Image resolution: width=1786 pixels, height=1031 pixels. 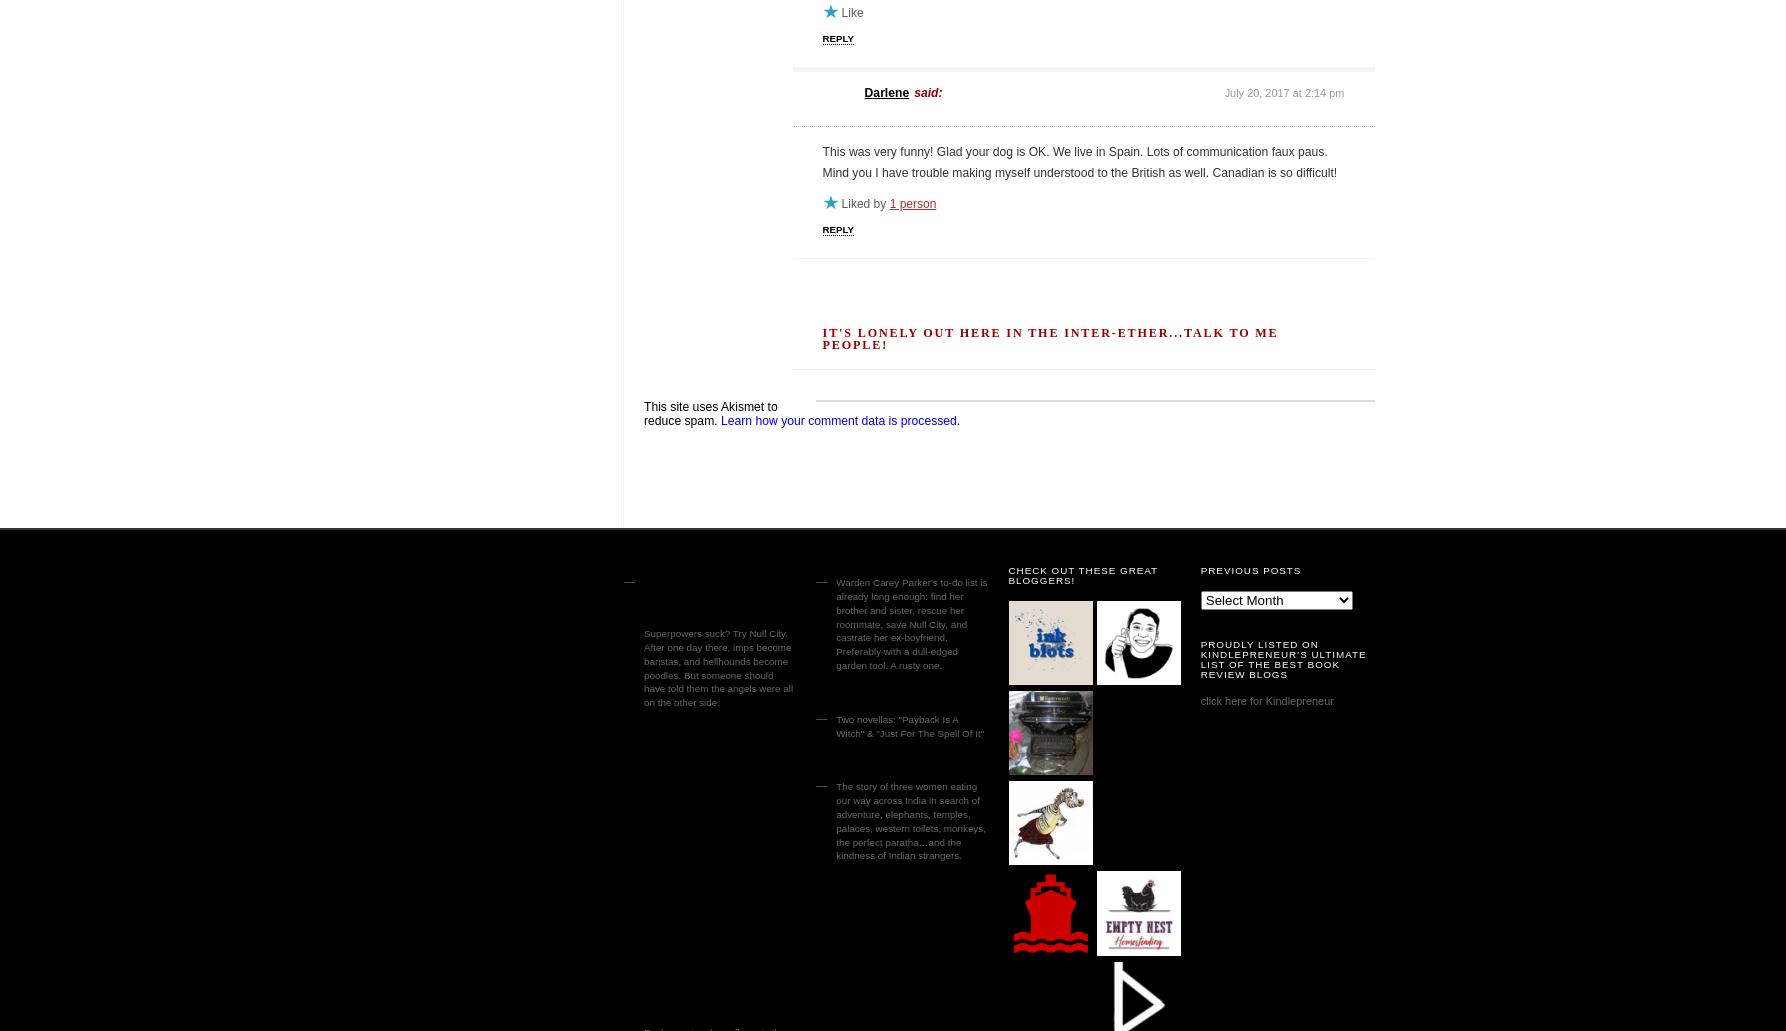 What do you see at coordinates (928, 92) in the screenshot?
I see `'said:'` at bounding box center [928, 92].